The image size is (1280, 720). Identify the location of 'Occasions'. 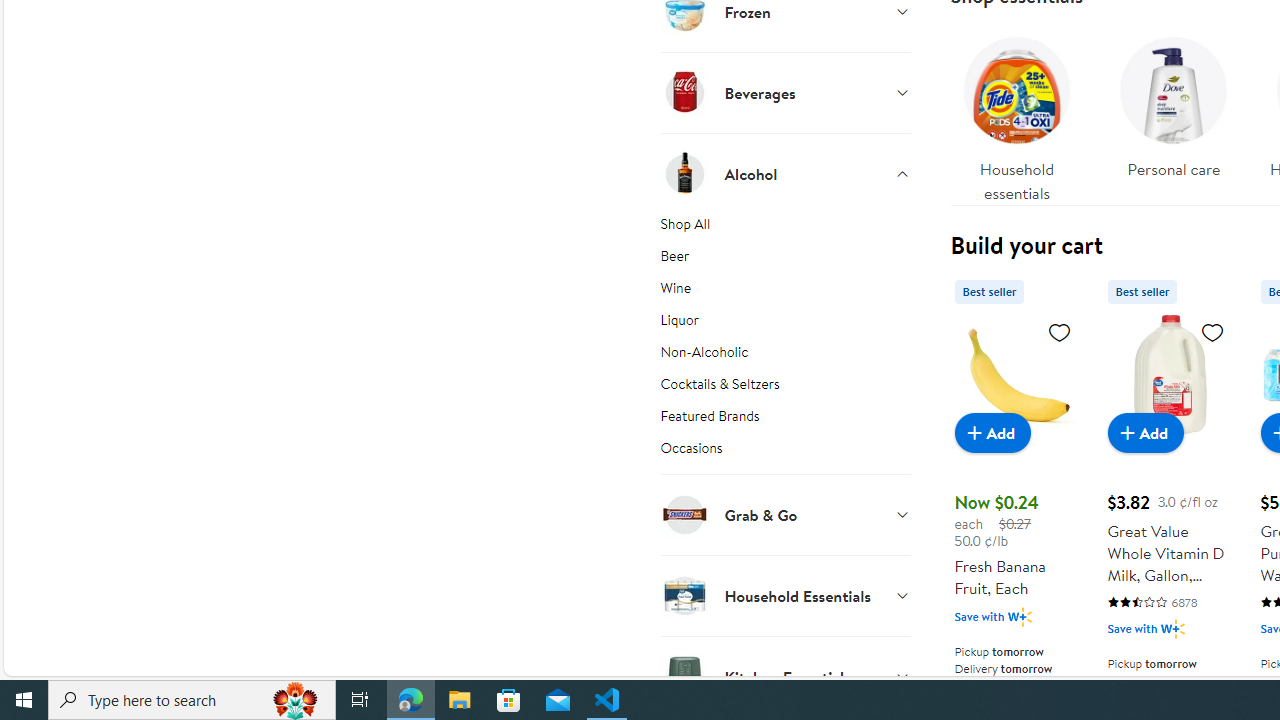
(784, 455).